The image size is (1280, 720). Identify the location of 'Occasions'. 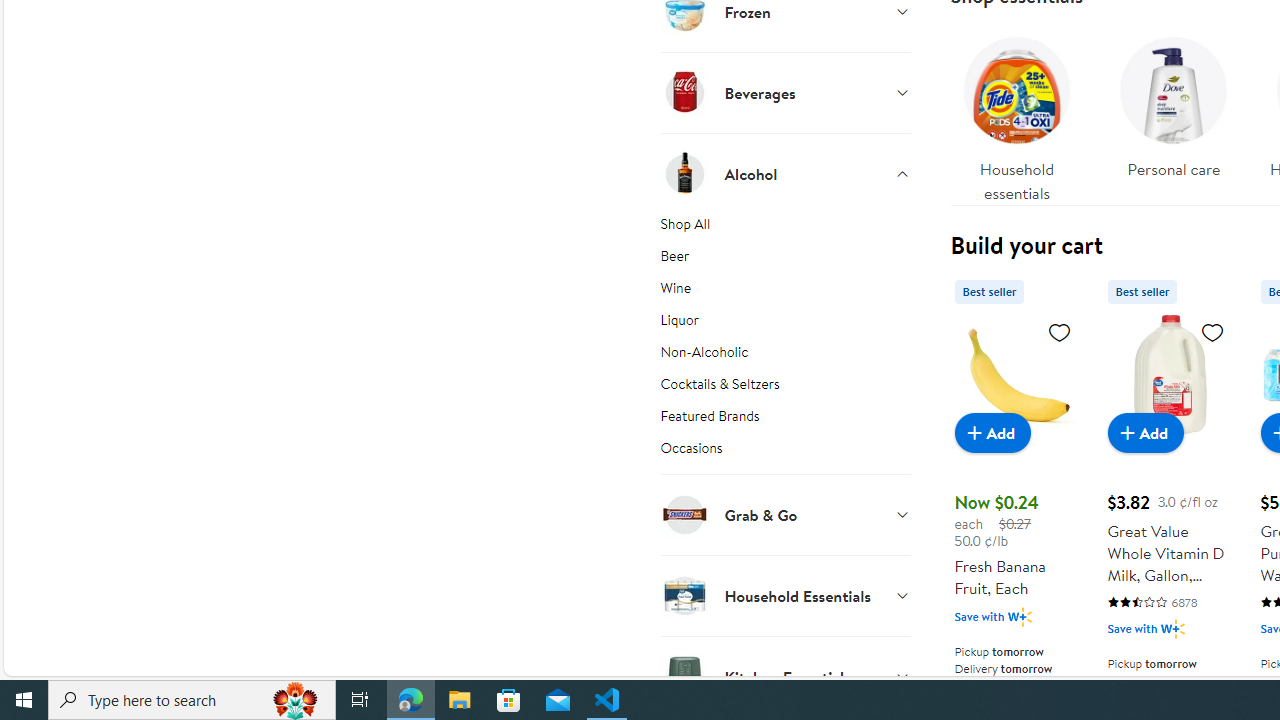
(784, 455).